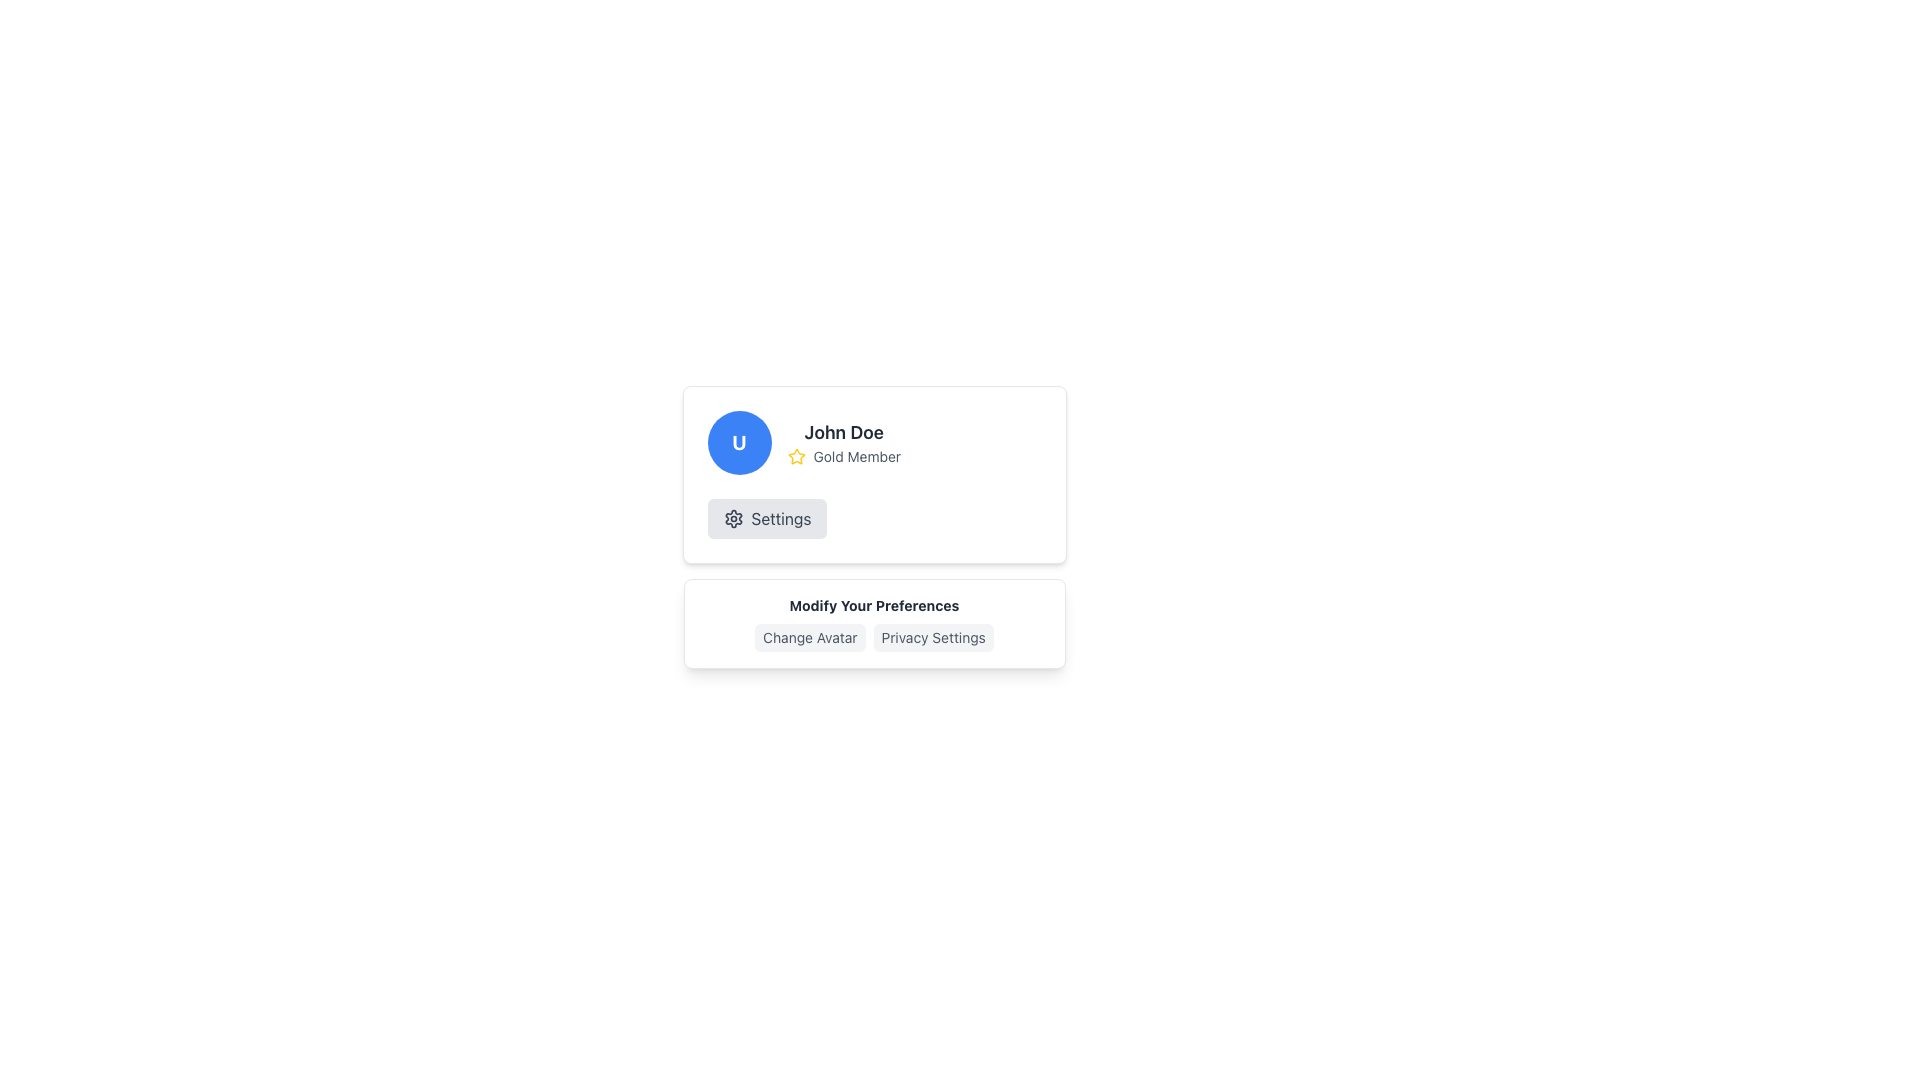 The width and height of the screenshot is (1920, 1080). I want to click on the star-shaped Decorative Icon that is yellow and located next to the 'Gold Member' text under 'John Doe', so click(795, 456).